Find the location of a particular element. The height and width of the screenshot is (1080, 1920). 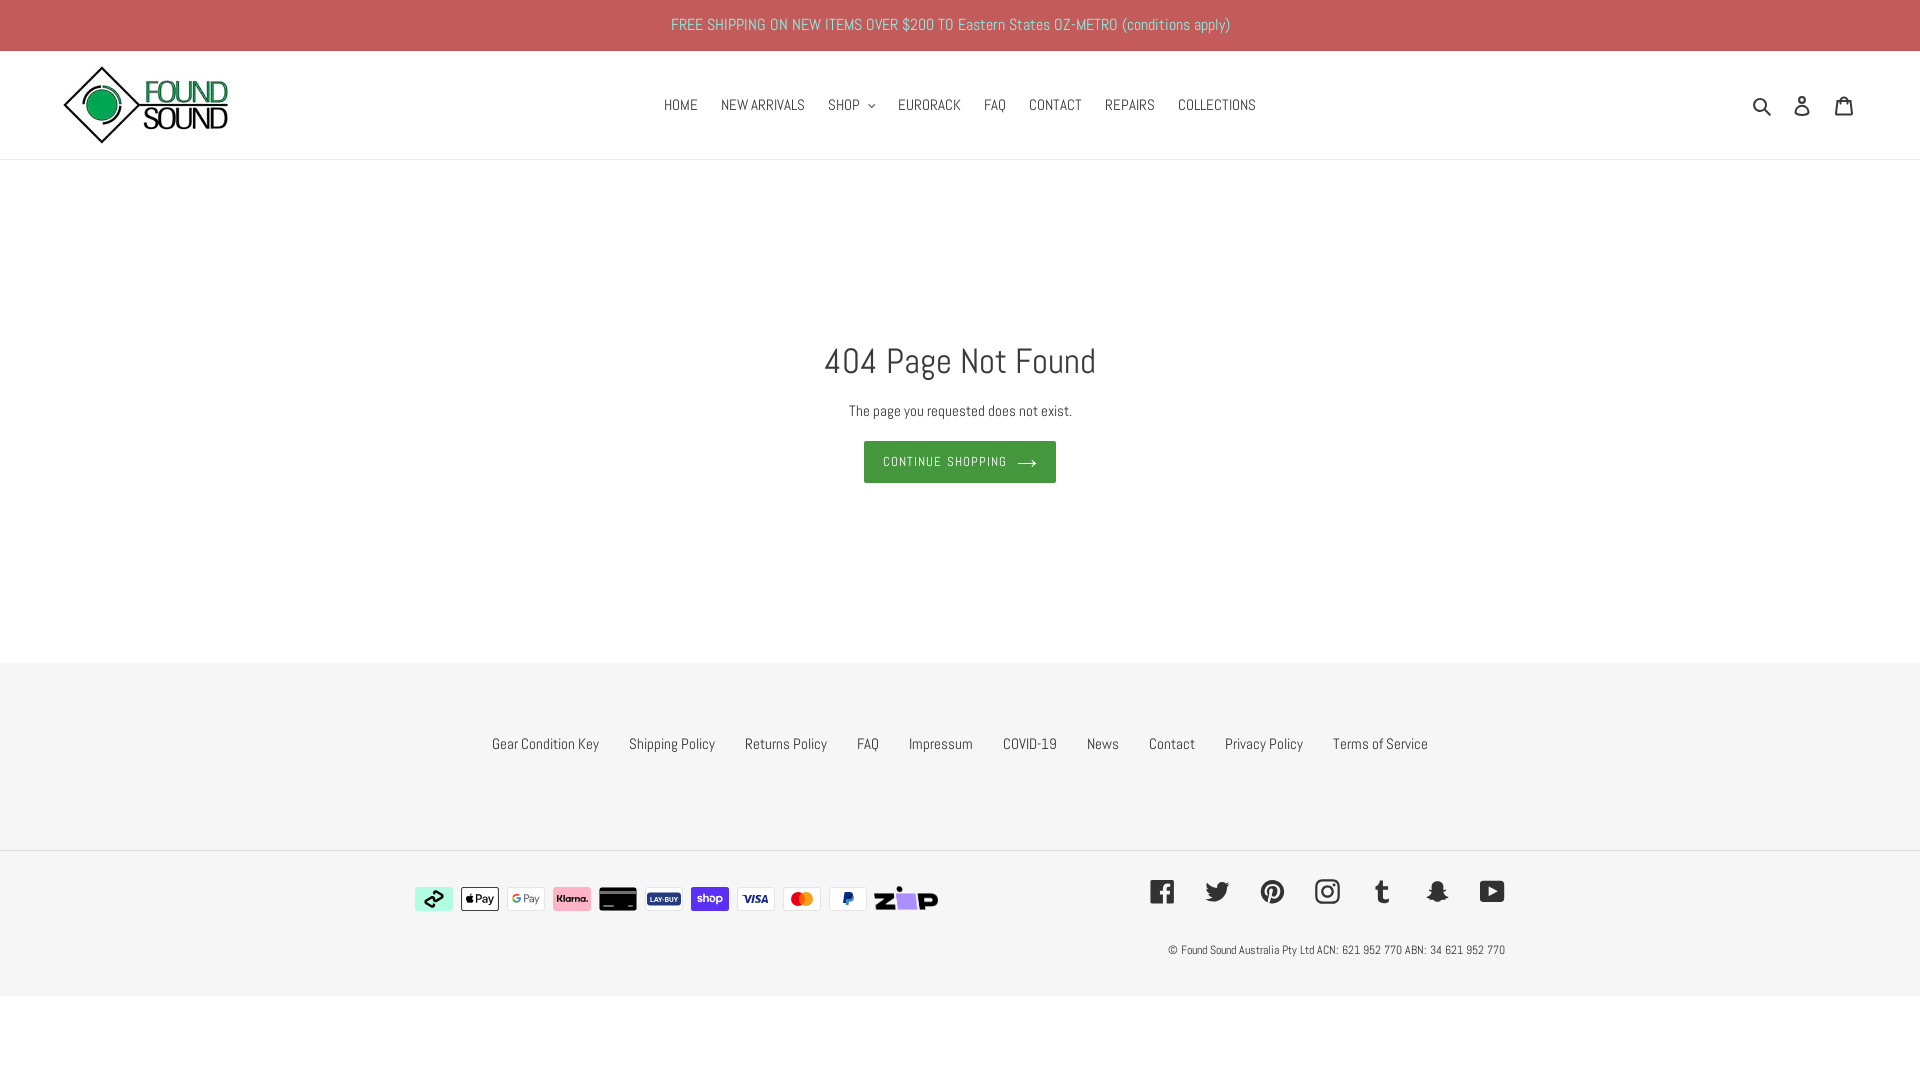

'CONTACT' is located at coordinates (1054, 105).